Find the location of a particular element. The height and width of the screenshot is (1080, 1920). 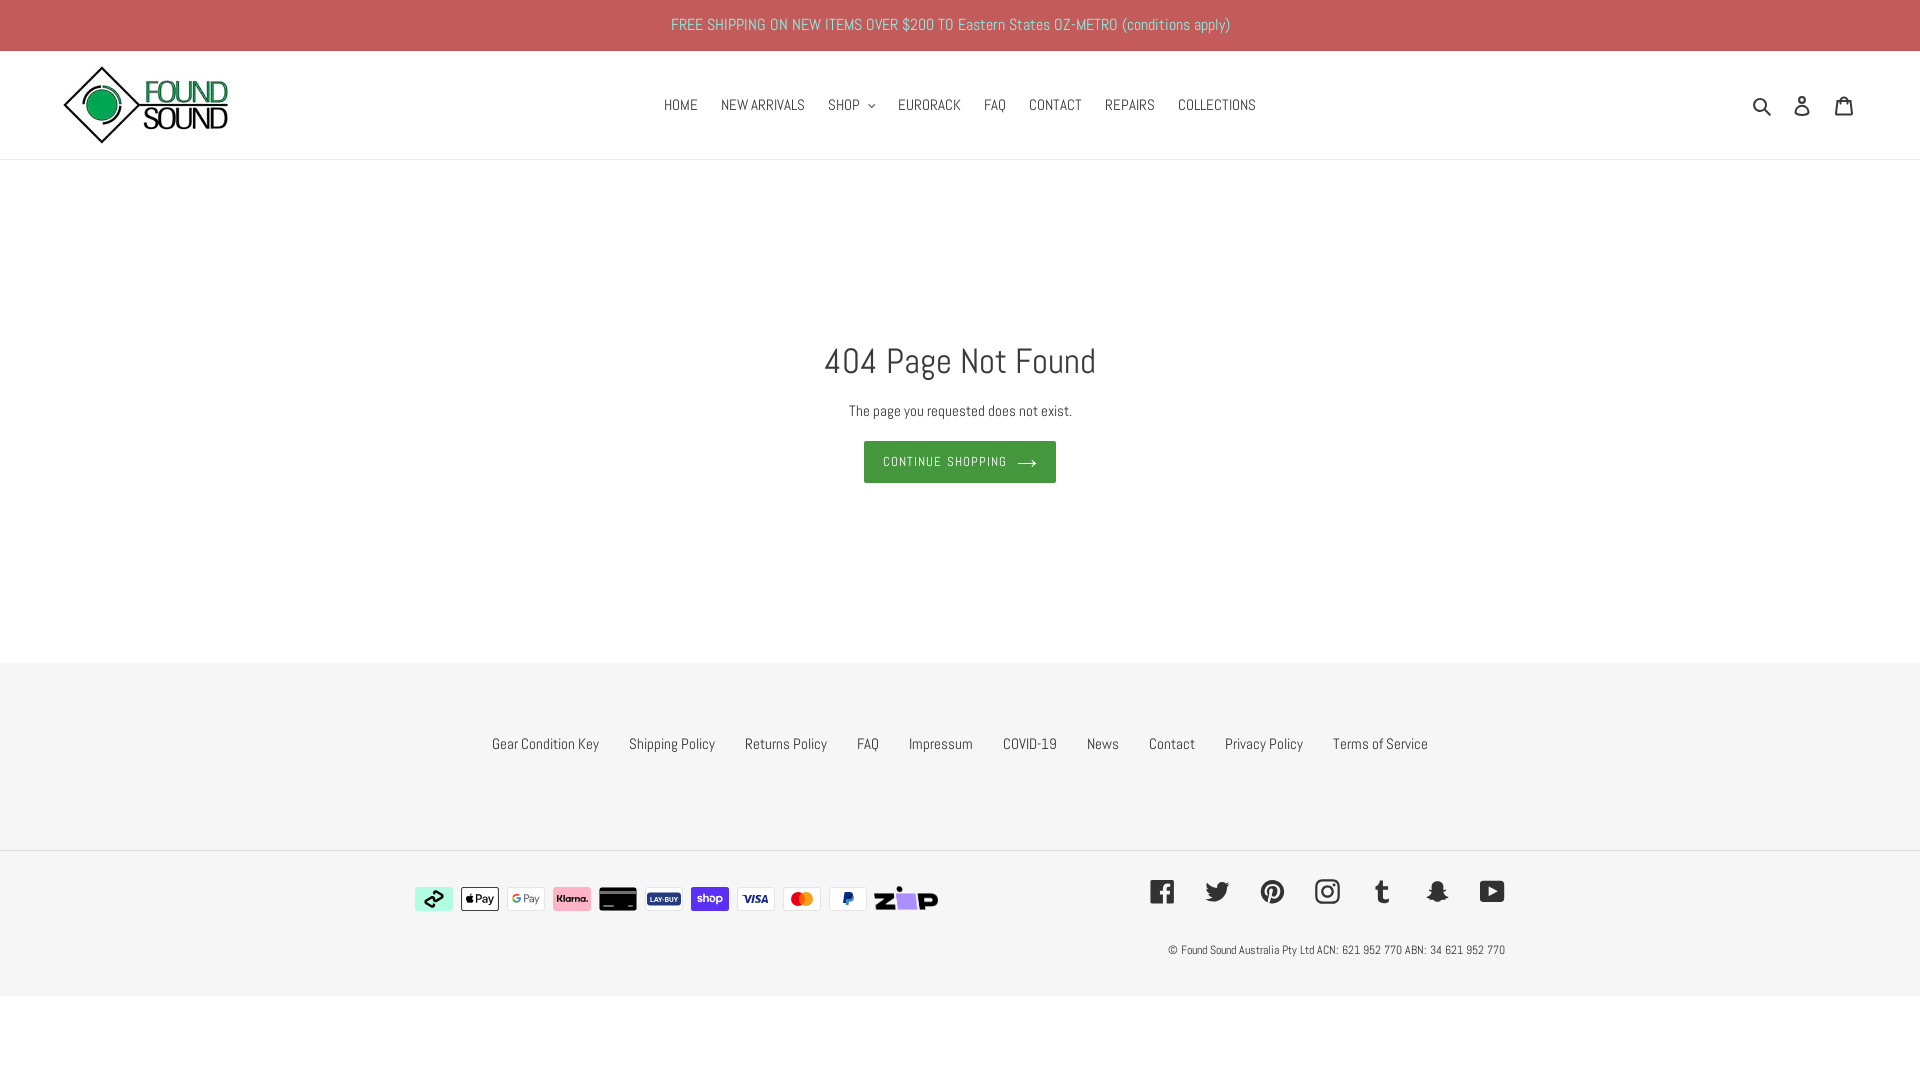

'CONTACT' is located at coordinates (1054, 105).